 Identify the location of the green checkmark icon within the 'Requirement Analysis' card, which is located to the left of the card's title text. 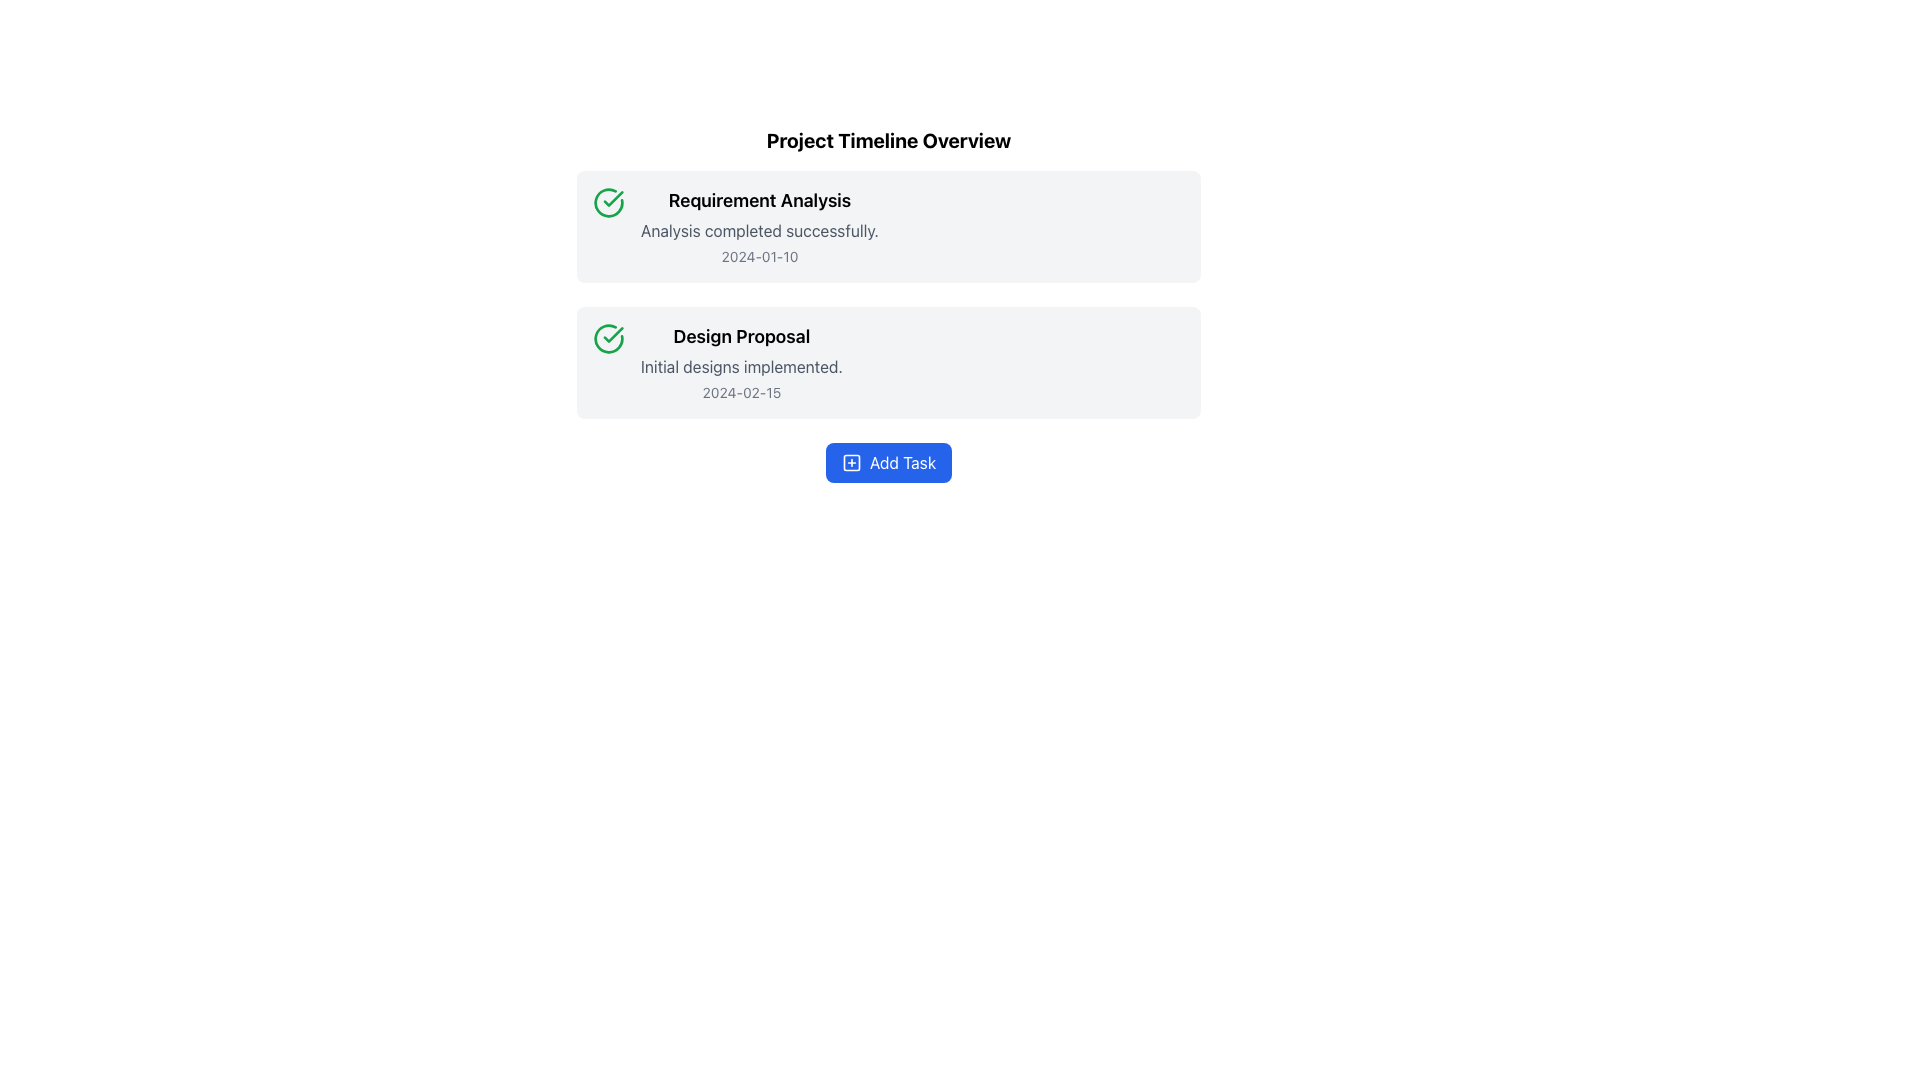
(612, 199).